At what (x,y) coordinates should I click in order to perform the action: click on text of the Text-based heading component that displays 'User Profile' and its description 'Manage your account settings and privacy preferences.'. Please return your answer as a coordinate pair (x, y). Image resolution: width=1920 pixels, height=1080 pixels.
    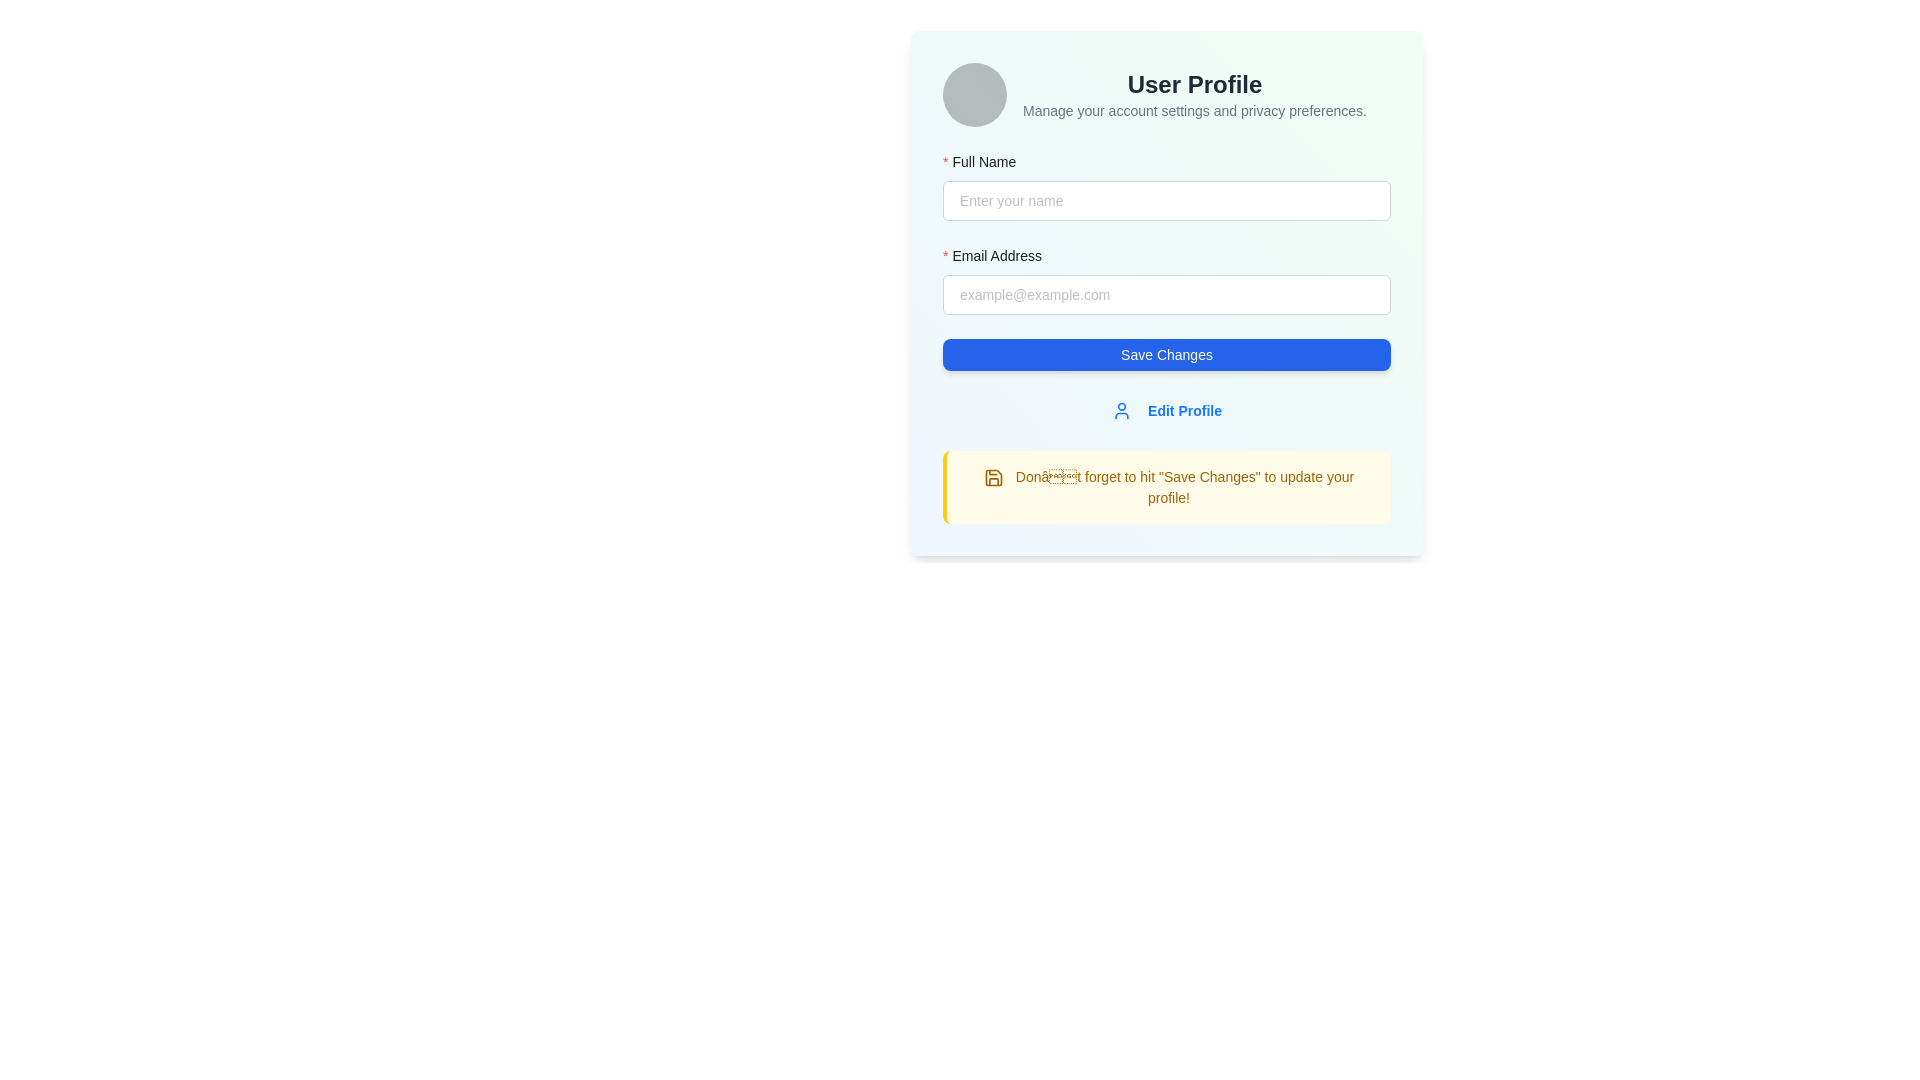
    Looking at the image, I should click on (1195, 95).